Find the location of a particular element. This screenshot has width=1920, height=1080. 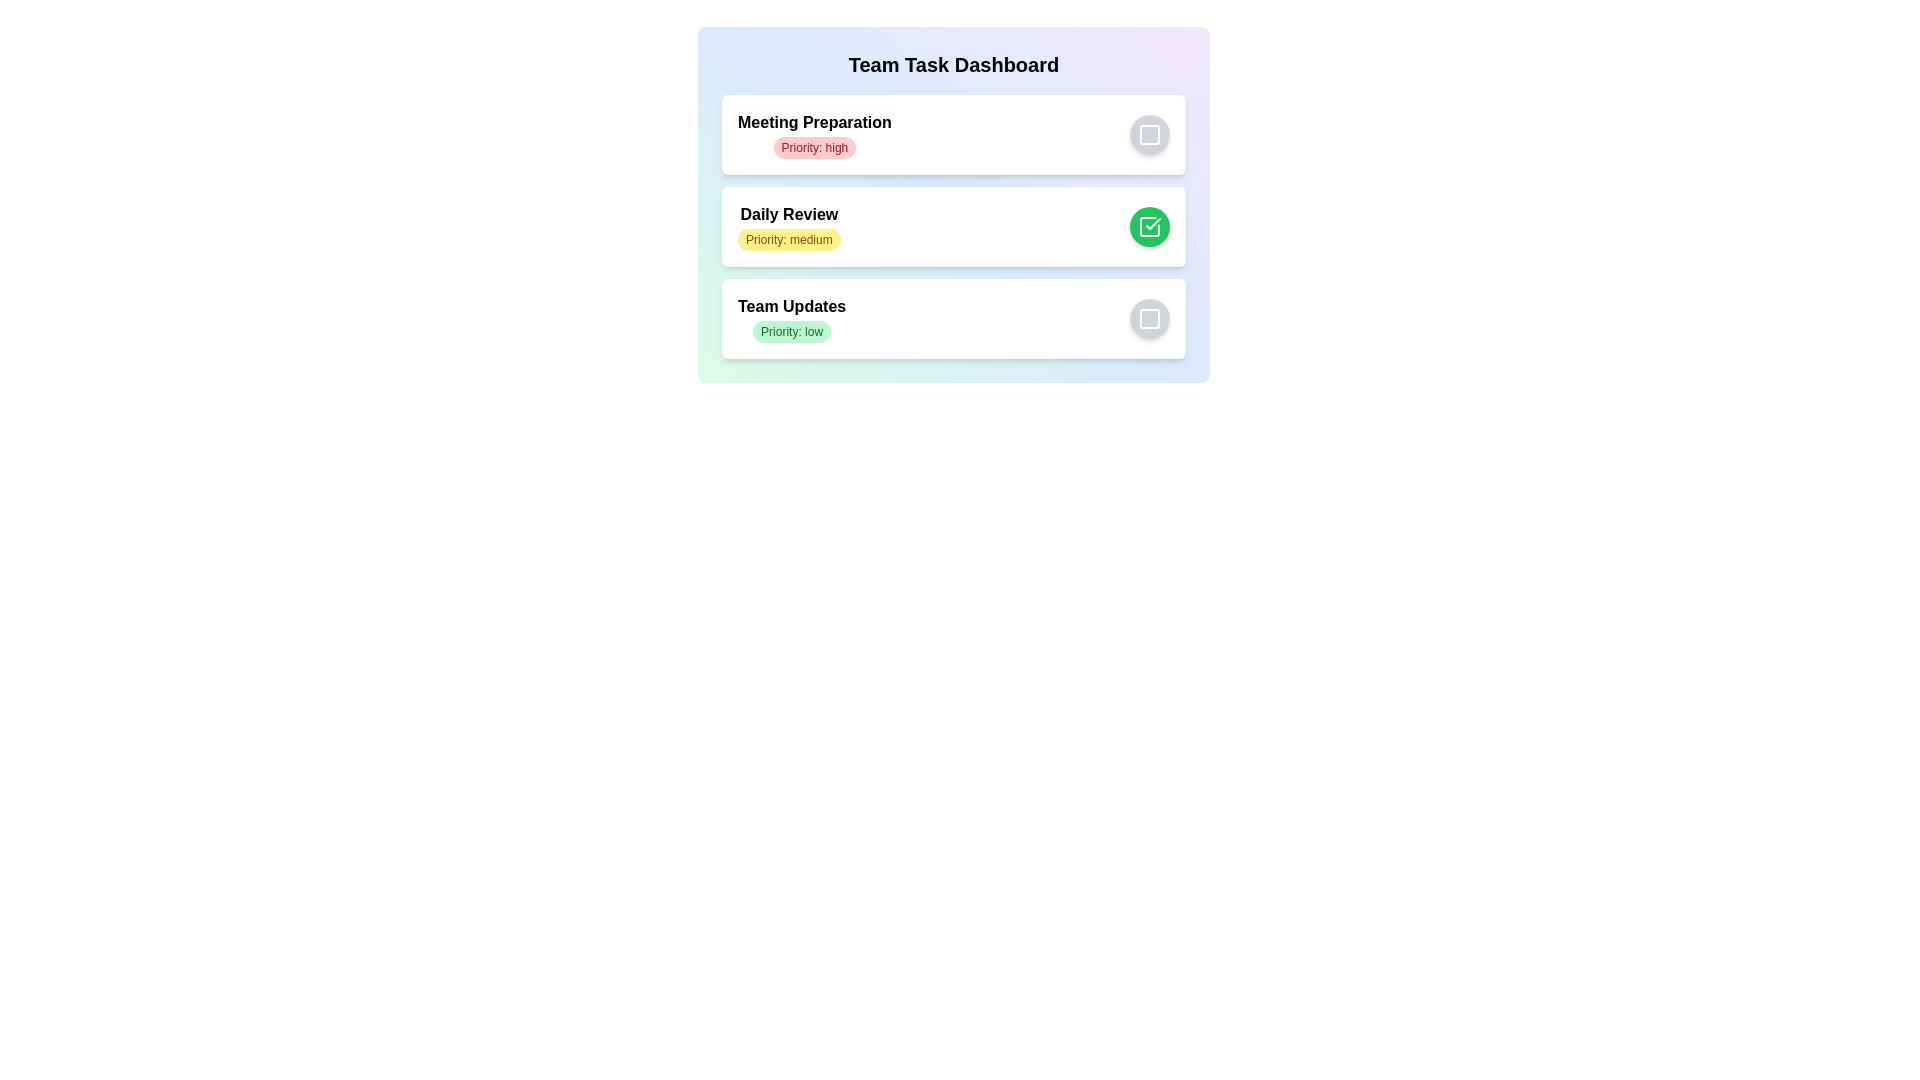

the task with priority medium is located at coordinates (788, 238).